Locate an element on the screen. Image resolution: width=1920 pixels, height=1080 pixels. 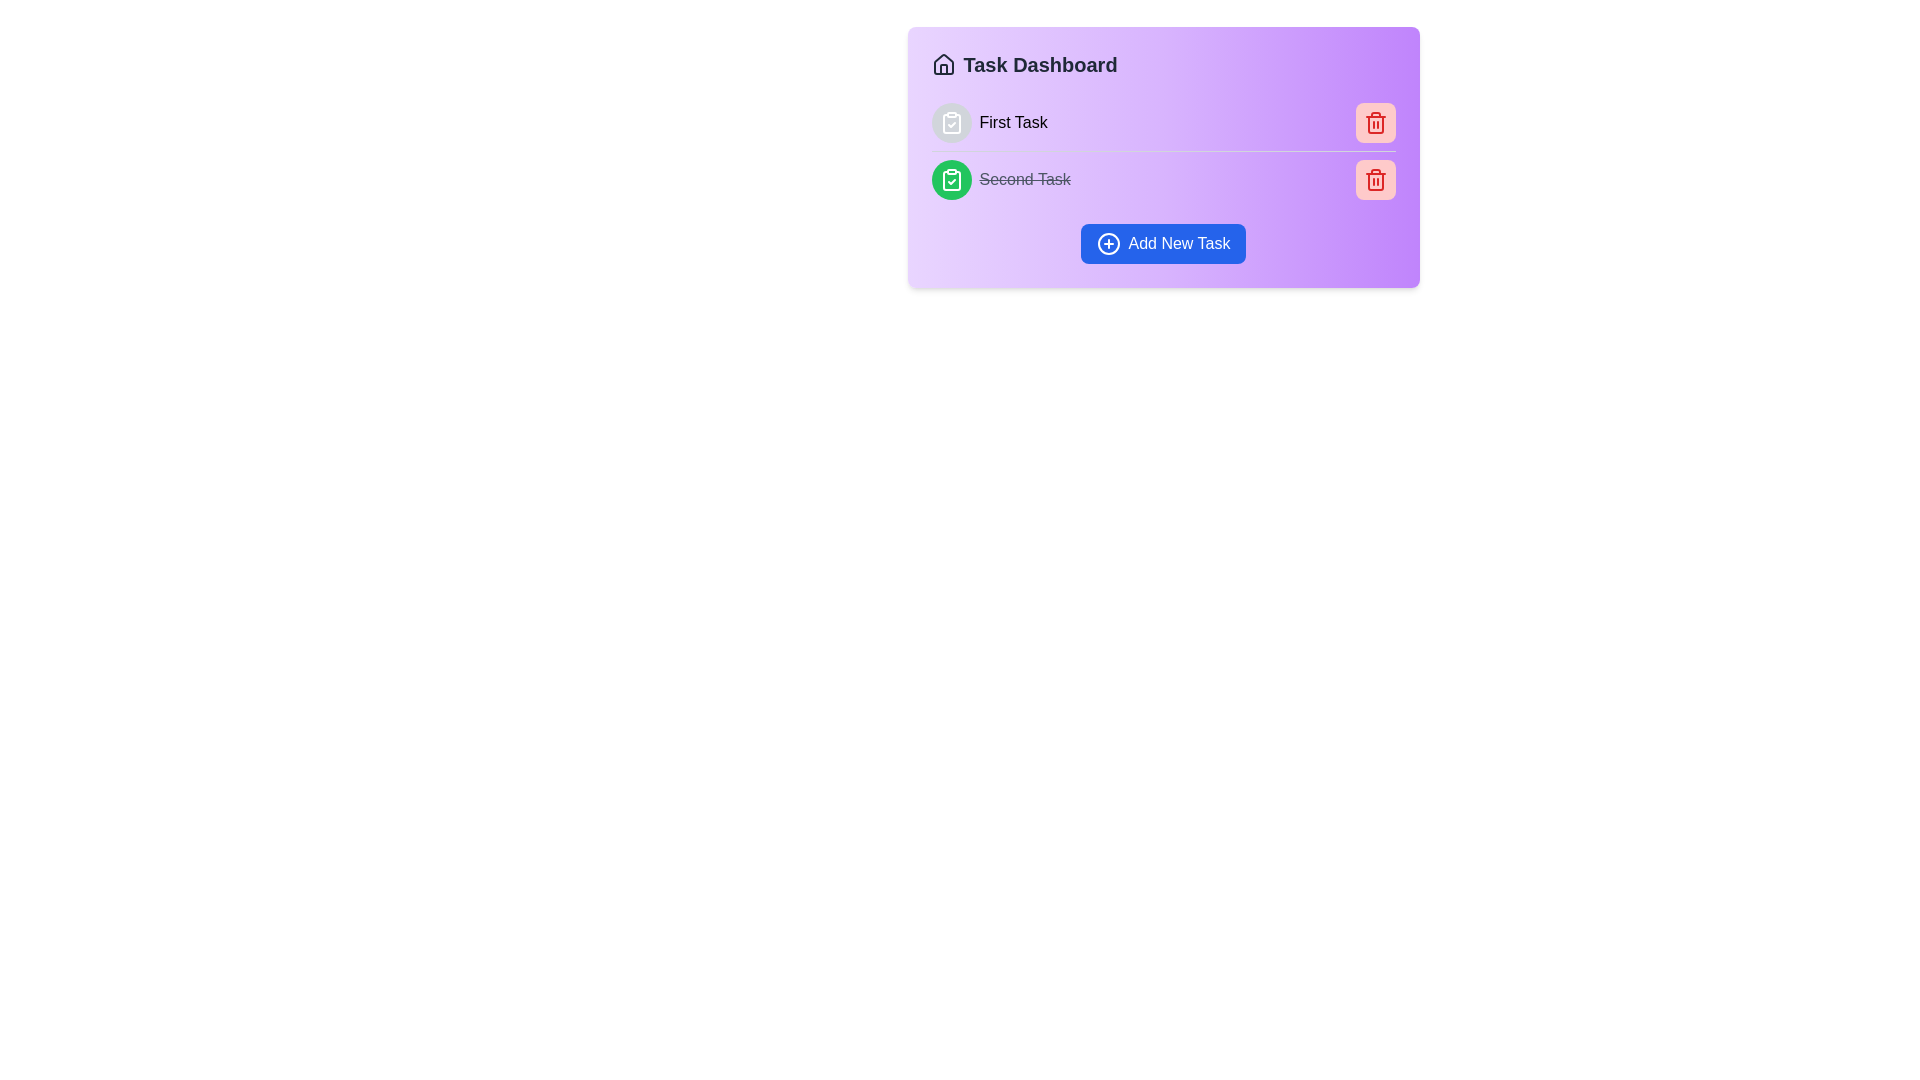
the house-shaped icon located above the text 'Task Dashboard' in the upper-left section of the interface is located at coordinates (942, 63).